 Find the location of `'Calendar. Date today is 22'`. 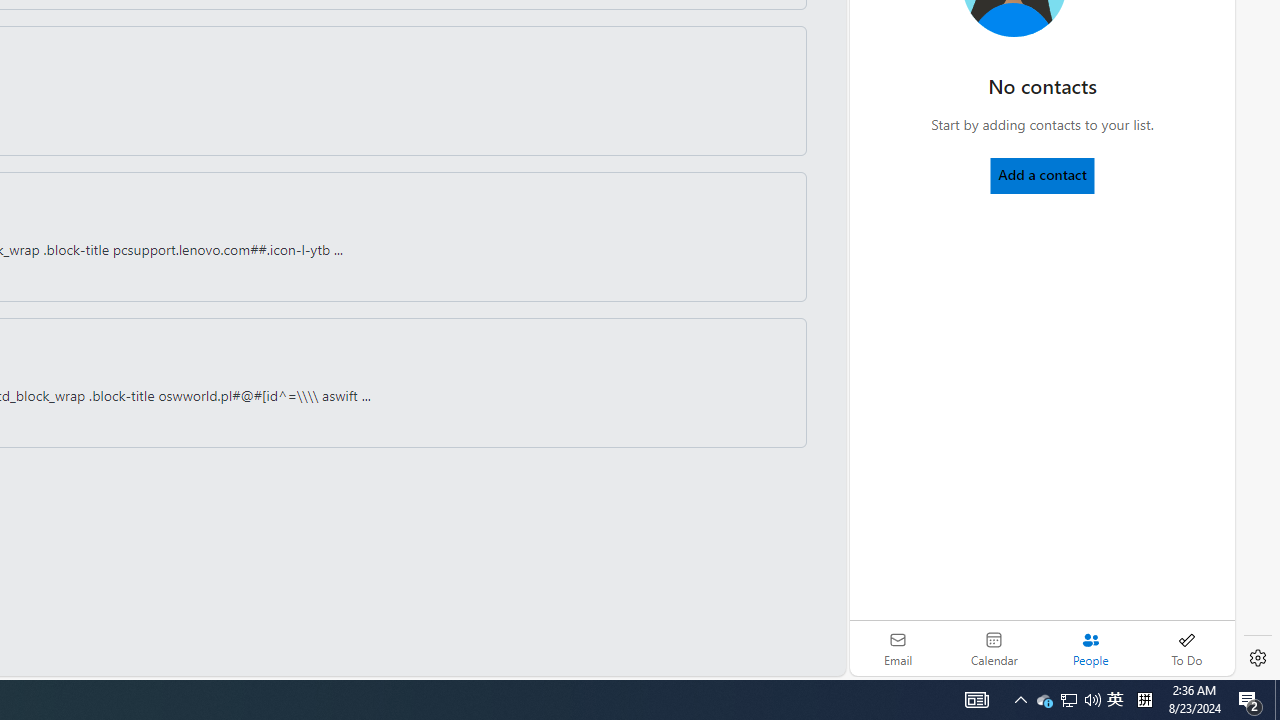

'Calendar. Date today is 22' is located at coordinates (994, 648).